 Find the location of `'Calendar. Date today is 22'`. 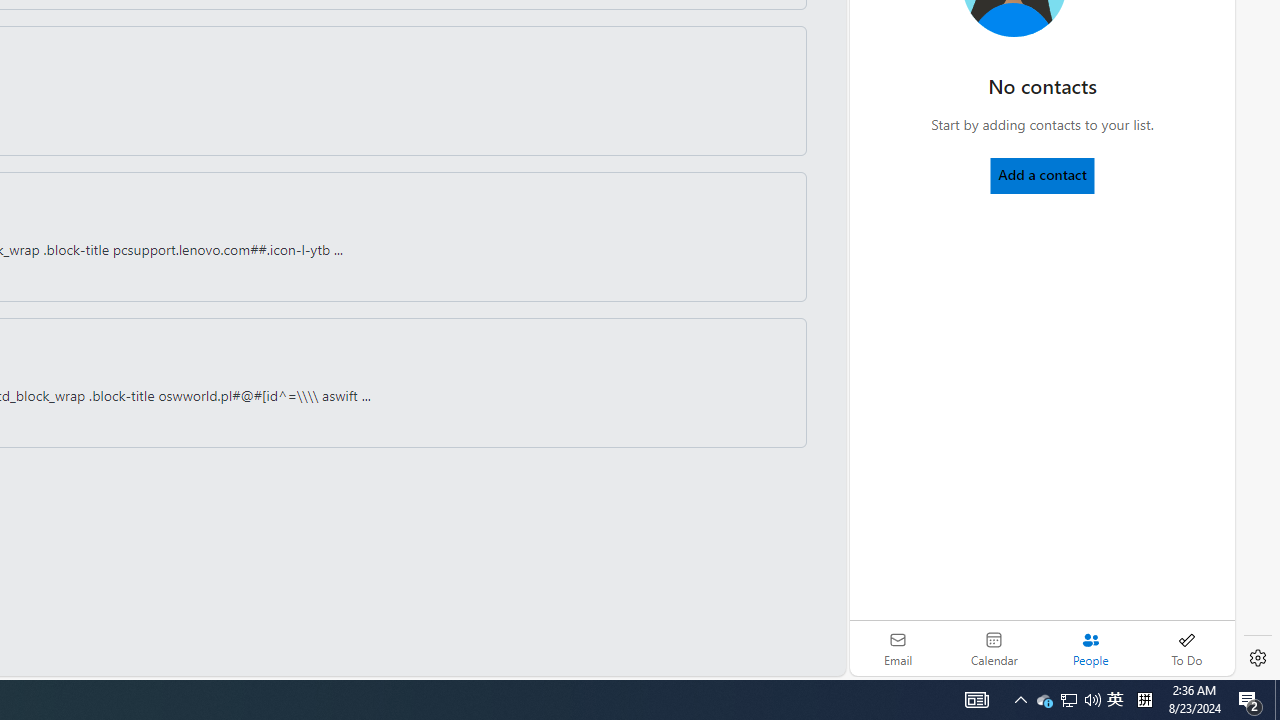

'Calendar. Date today is 22' is located at coordinates (994, 648).